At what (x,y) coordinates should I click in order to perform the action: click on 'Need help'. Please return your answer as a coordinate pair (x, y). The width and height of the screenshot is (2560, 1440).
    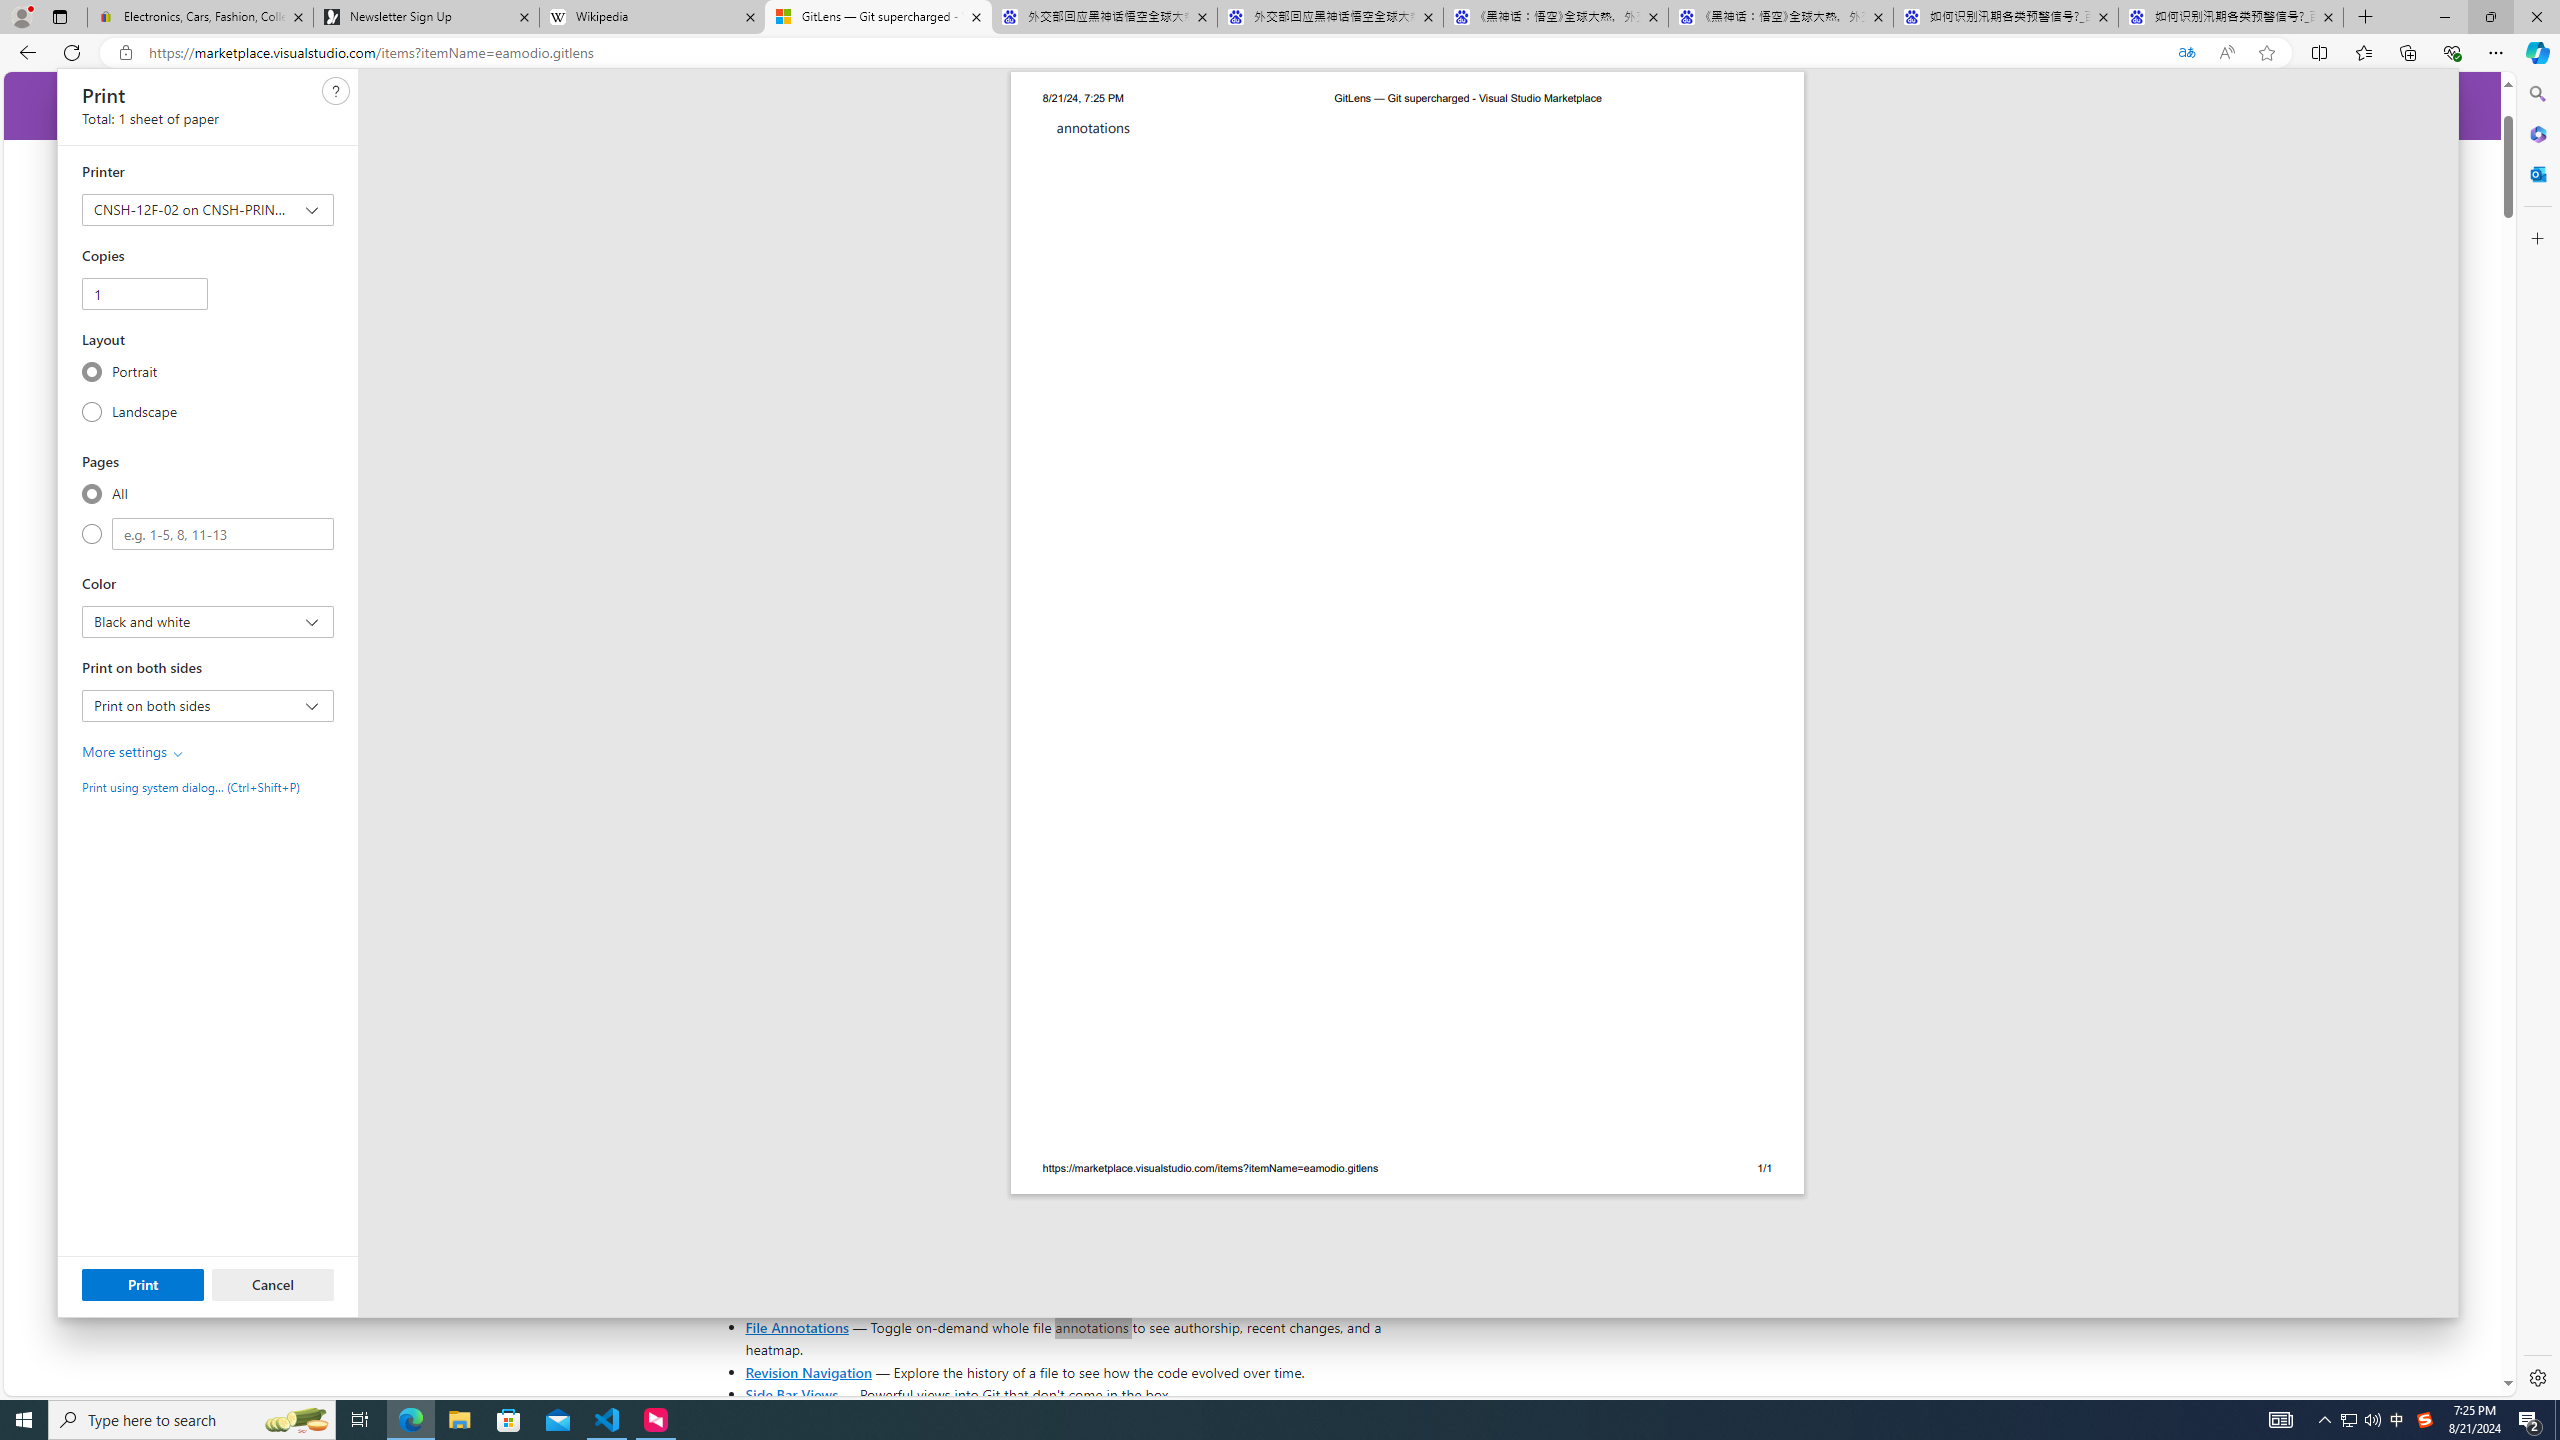
    Looking at the image, I should click on (335, 89).